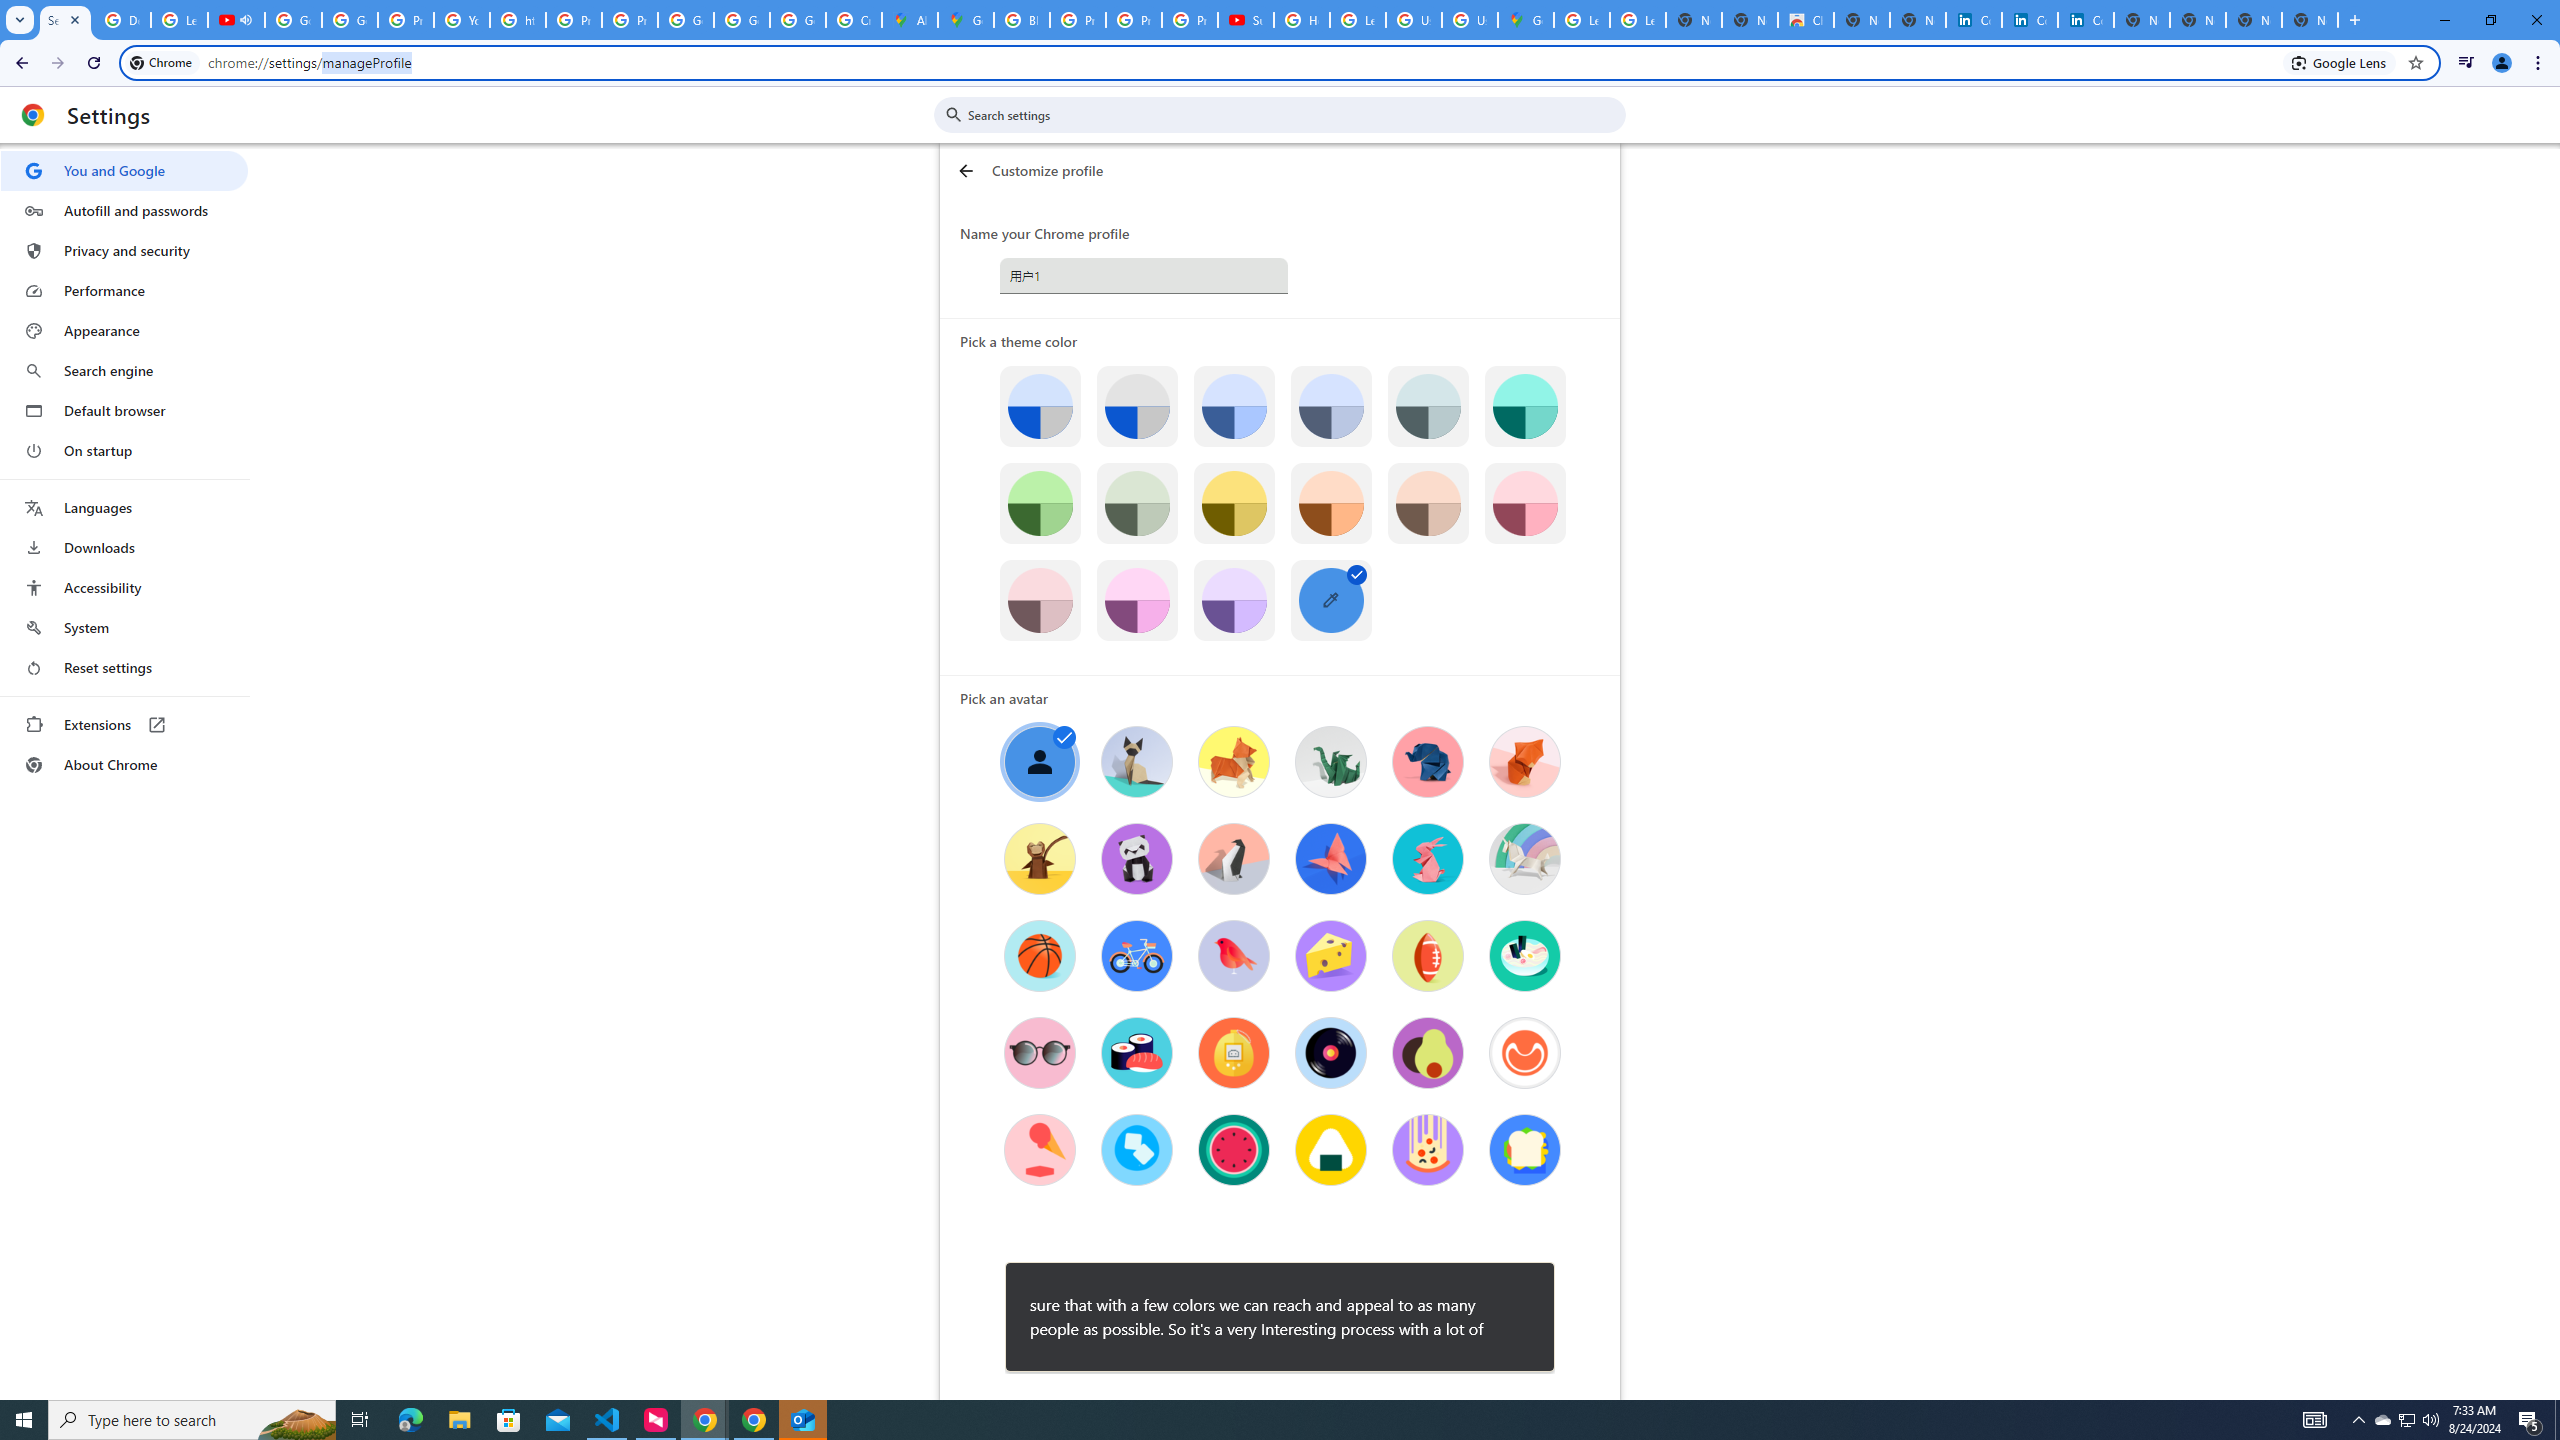 The image size is (2560, 1440). What do you see at coordinates (1974, 19) in the screenshot?
I see `'Cookie Policy | LinkedIn'` at bounding box center [1974, 19].